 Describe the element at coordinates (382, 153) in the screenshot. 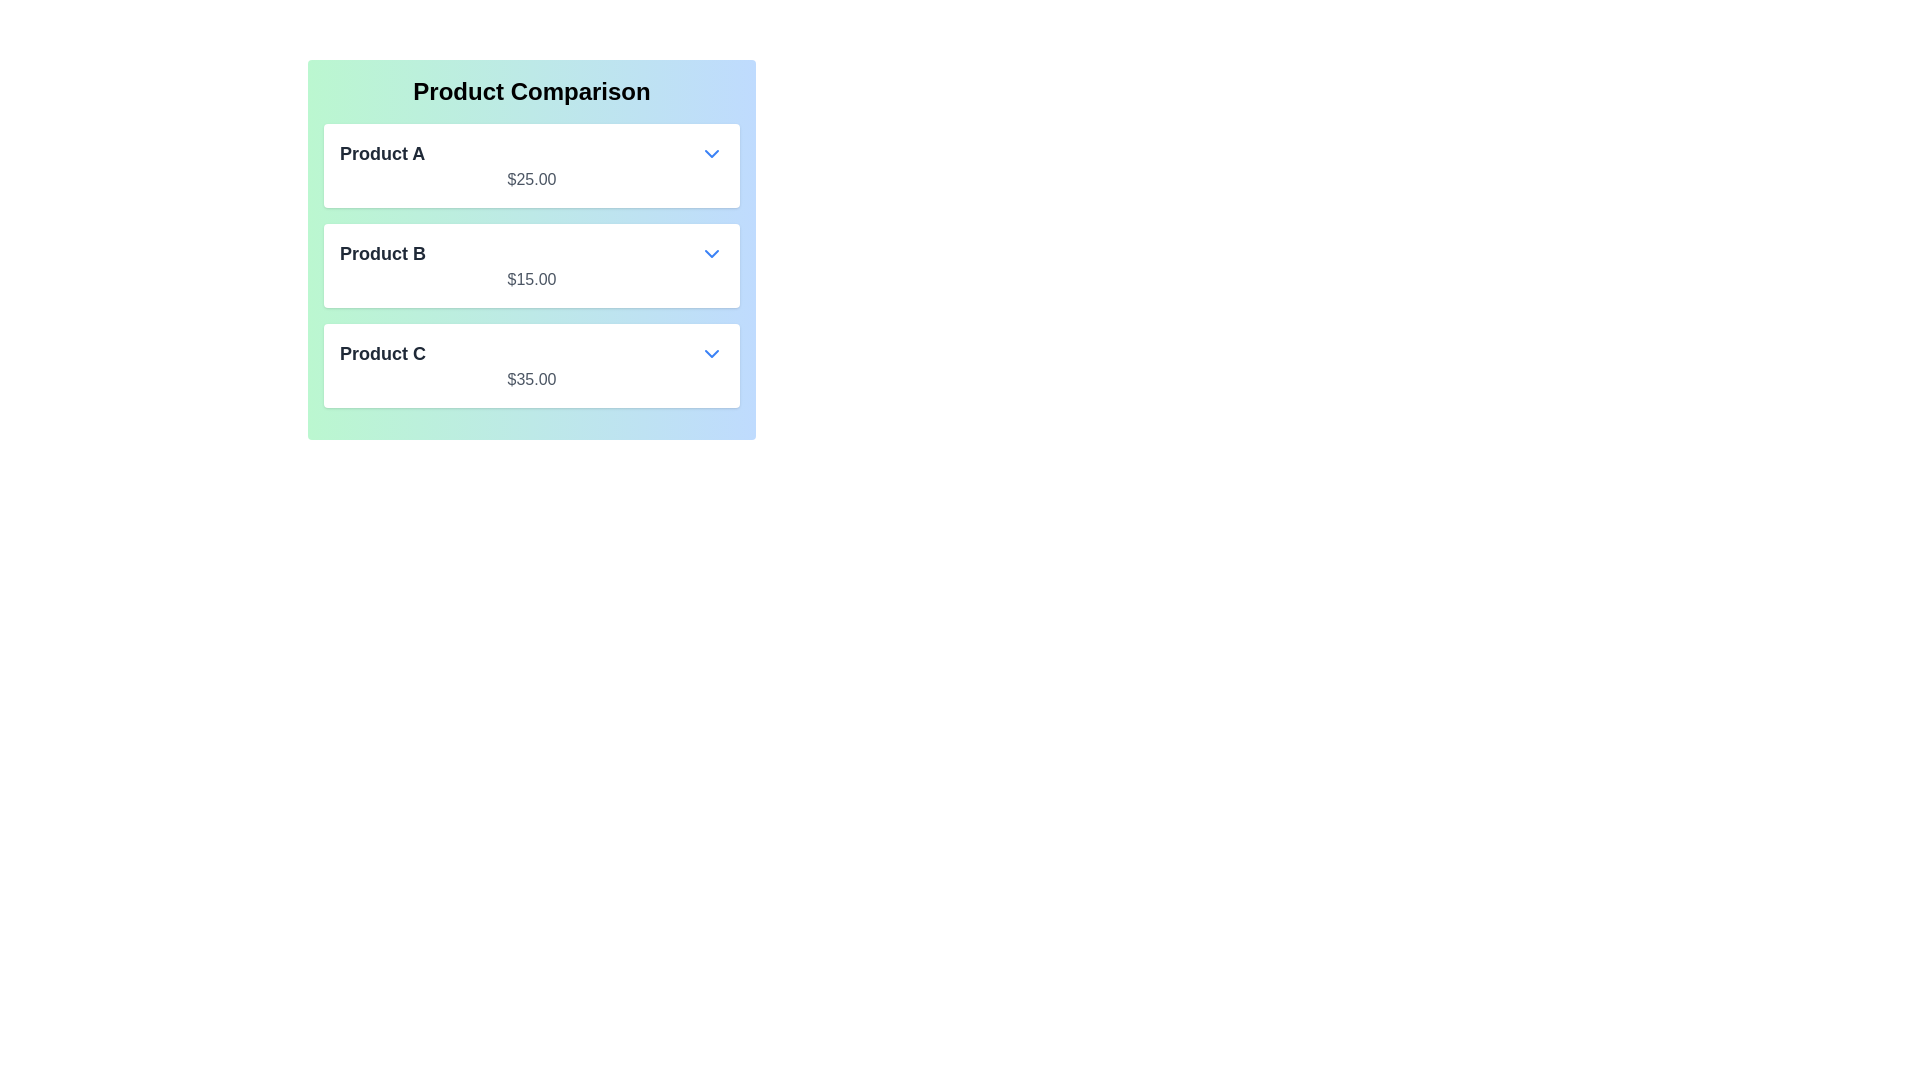

I see `the text label displaying 'Product A'` at that location.